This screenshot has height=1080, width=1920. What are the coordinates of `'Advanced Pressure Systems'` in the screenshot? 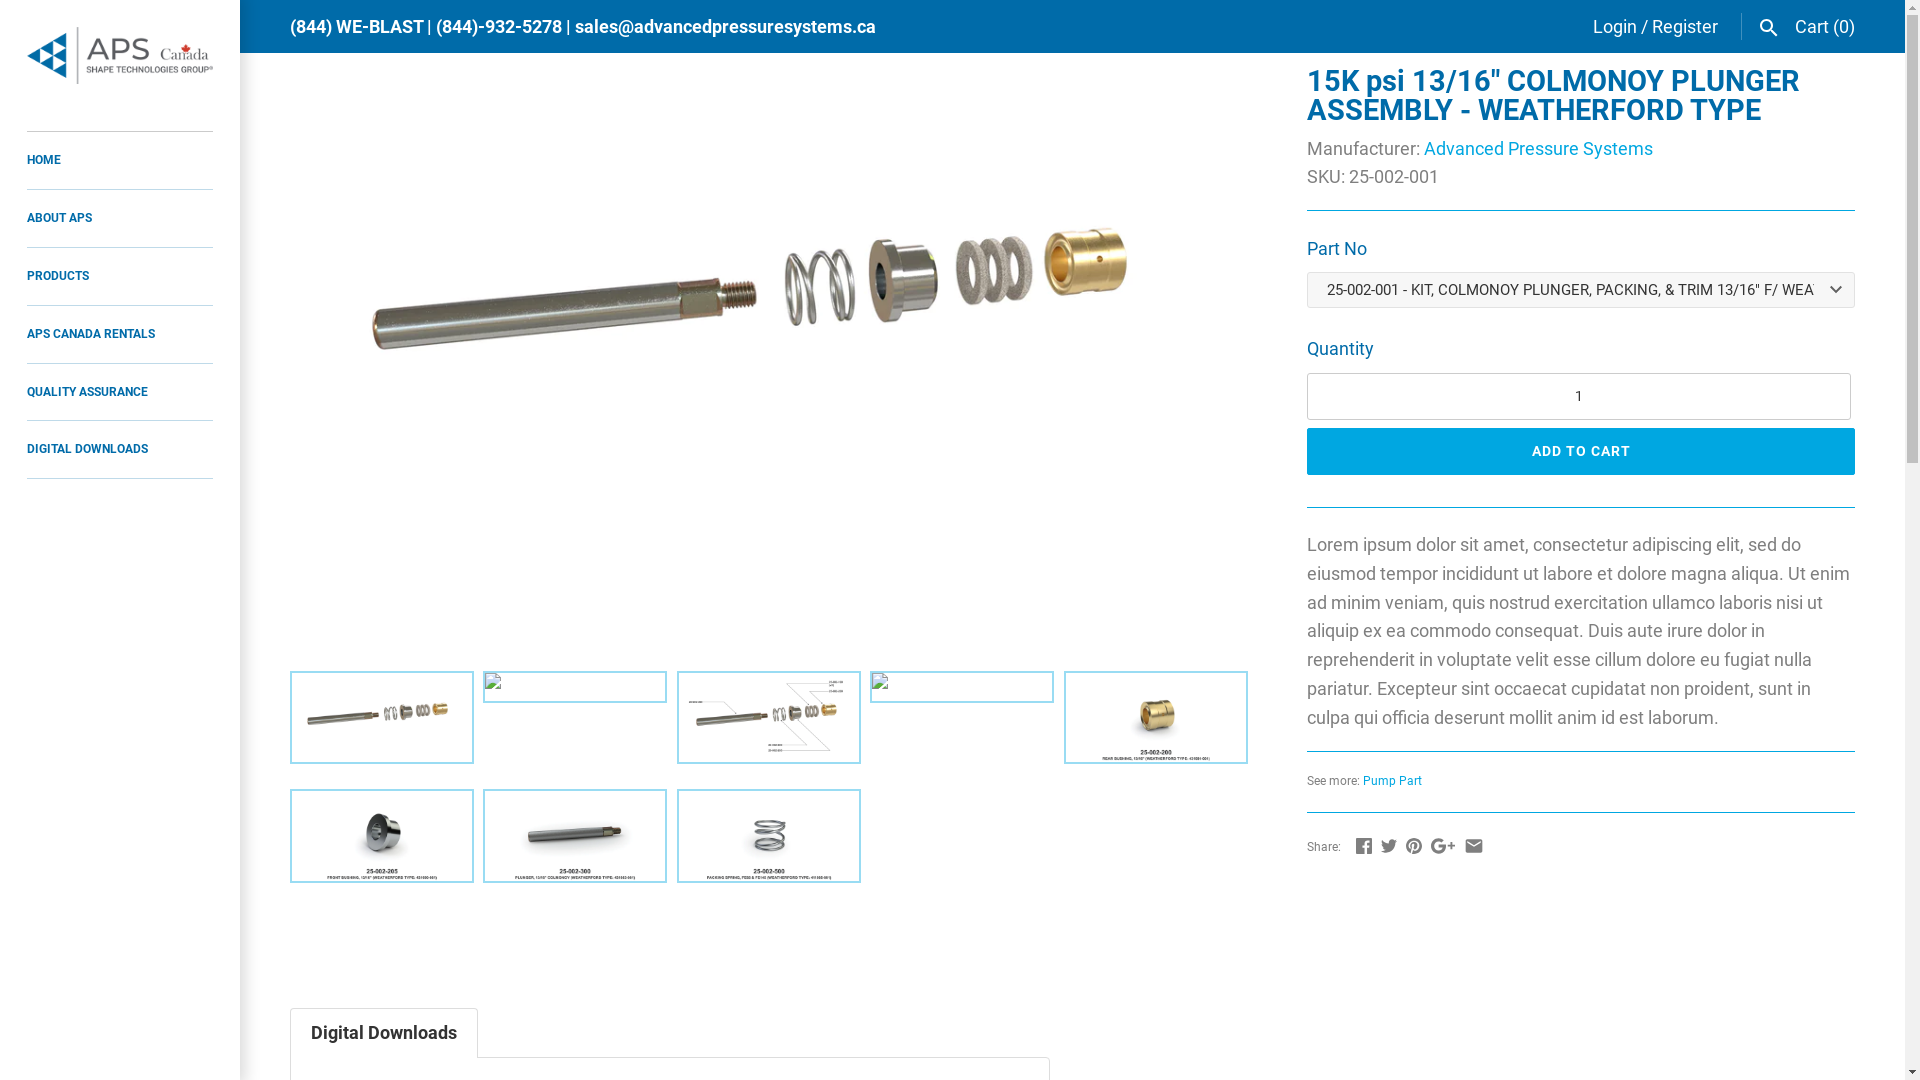 It's located at (1423, 147).